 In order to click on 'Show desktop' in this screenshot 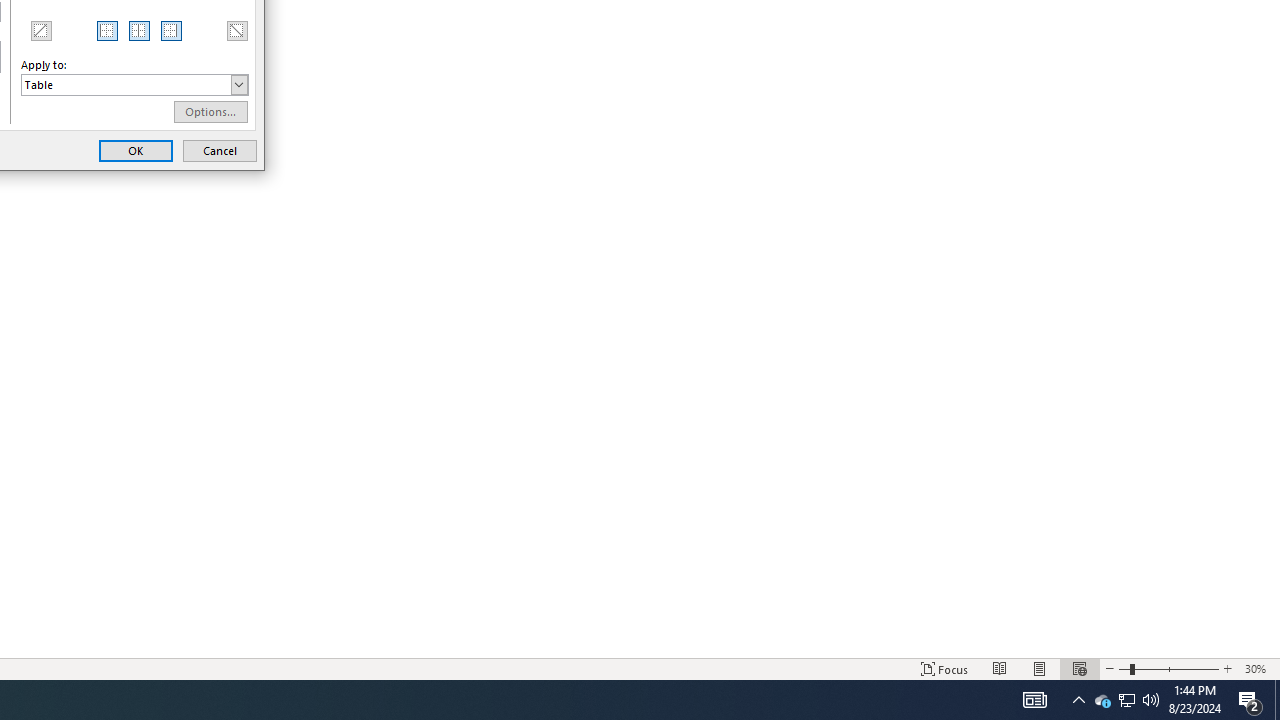, I will do `click(1276, 698)`.